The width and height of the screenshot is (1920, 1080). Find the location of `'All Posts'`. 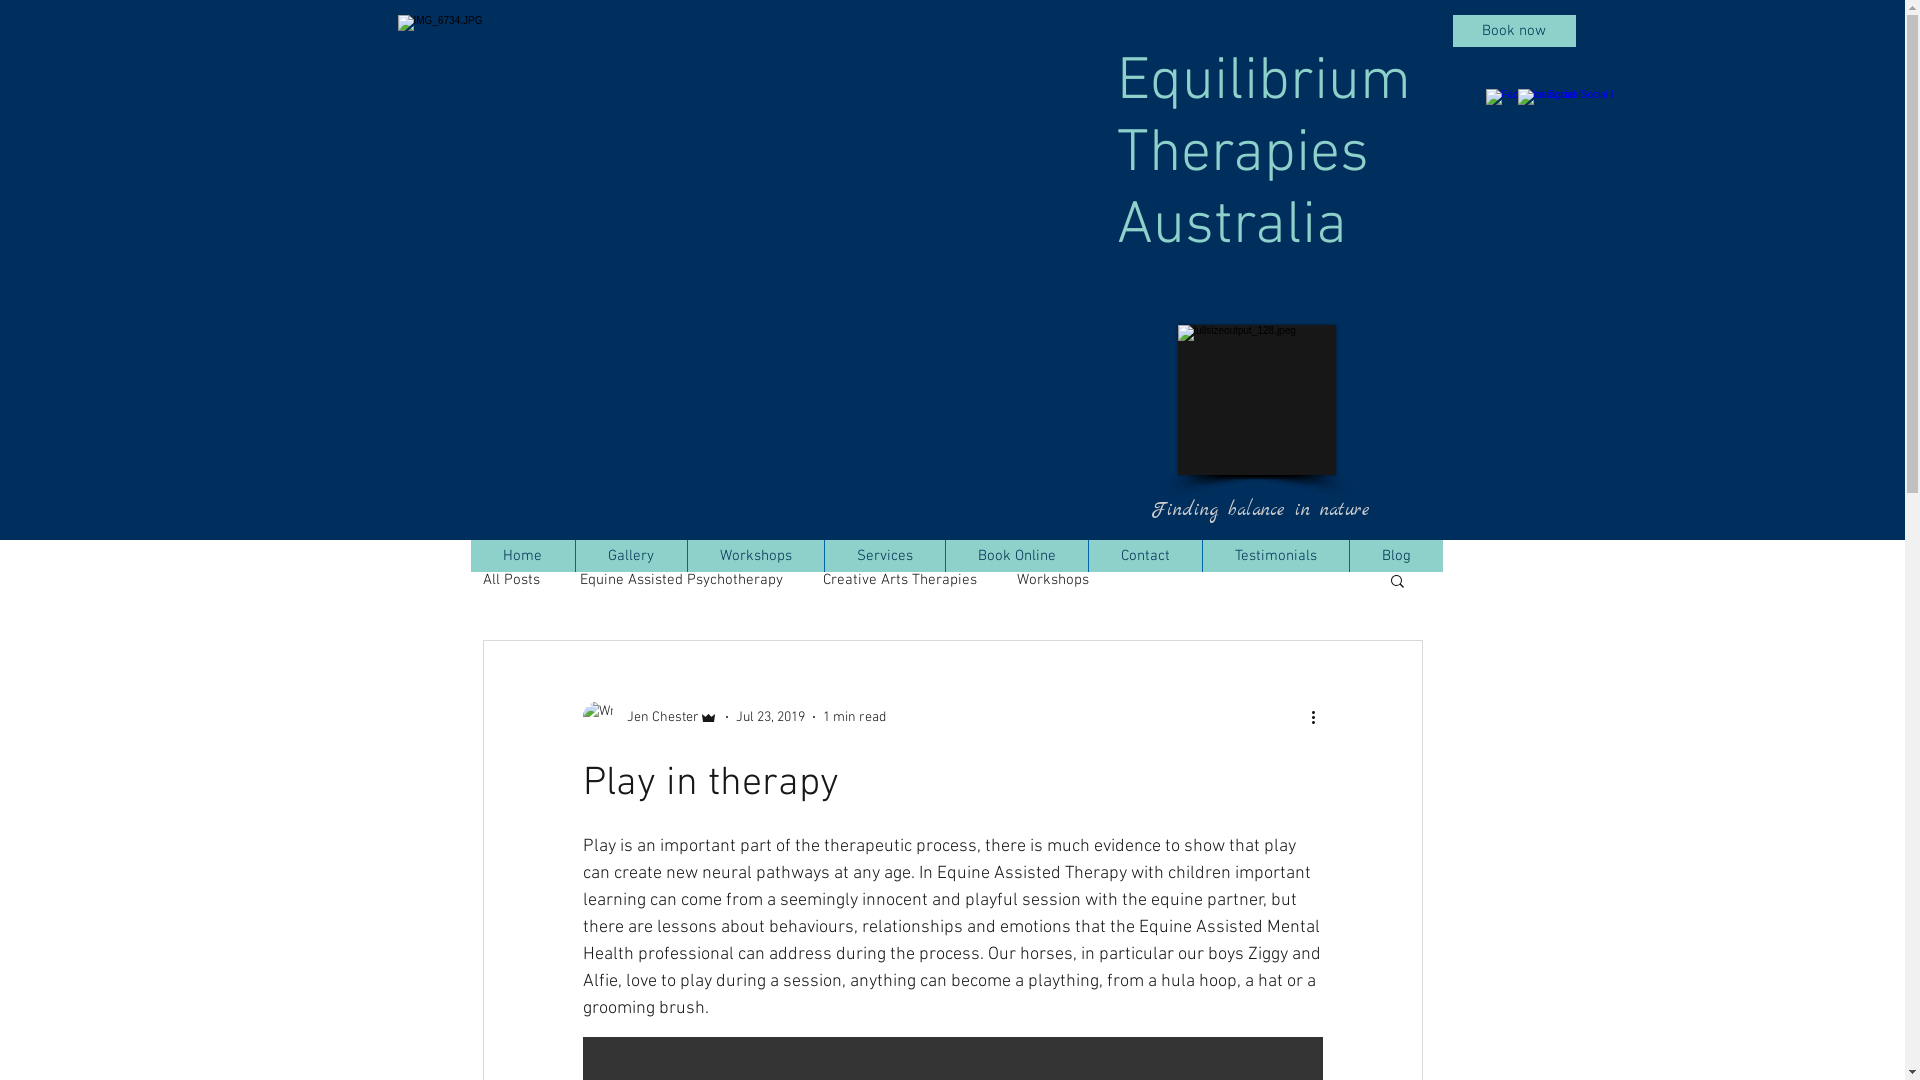

'All Posts' is located at coordinates (510, 579).